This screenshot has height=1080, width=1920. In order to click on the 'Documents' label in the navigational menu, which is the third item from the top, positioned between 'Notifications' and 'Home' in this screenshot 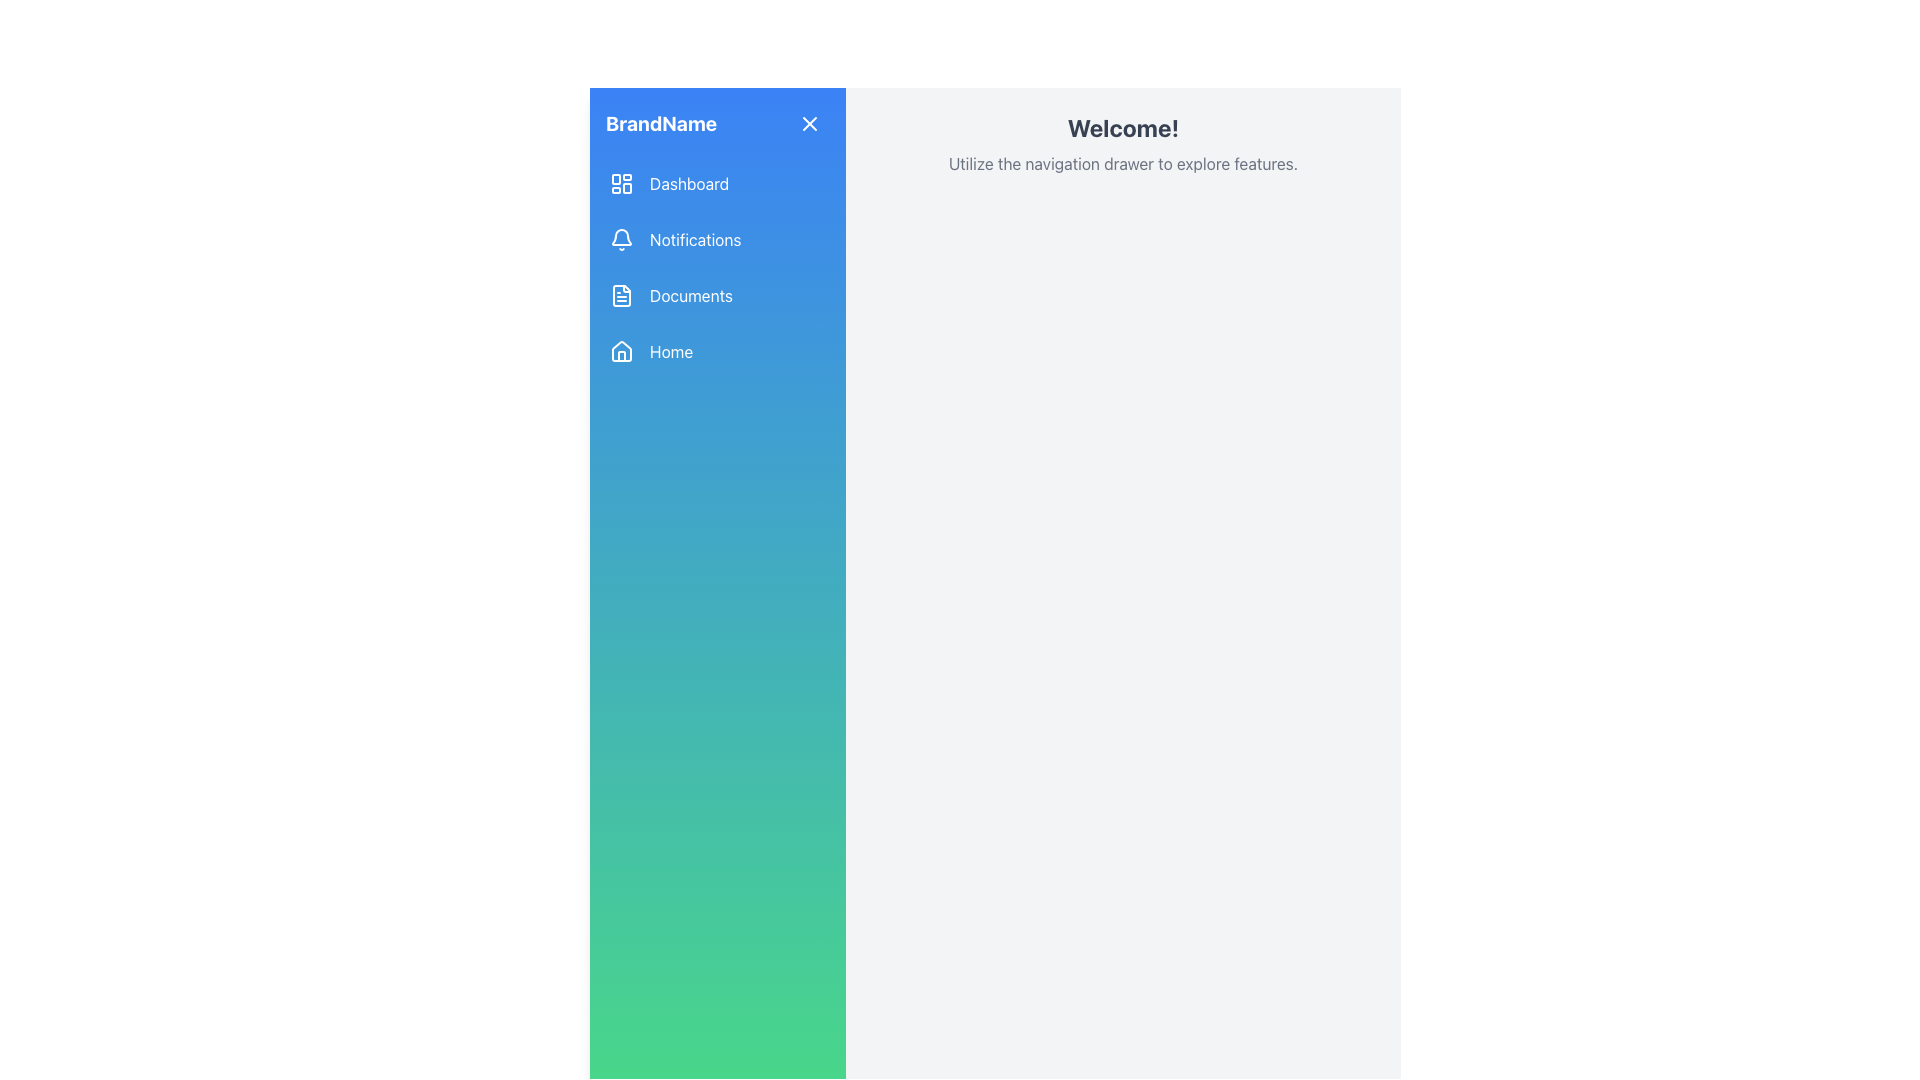, I will do `click(691, 296)`.